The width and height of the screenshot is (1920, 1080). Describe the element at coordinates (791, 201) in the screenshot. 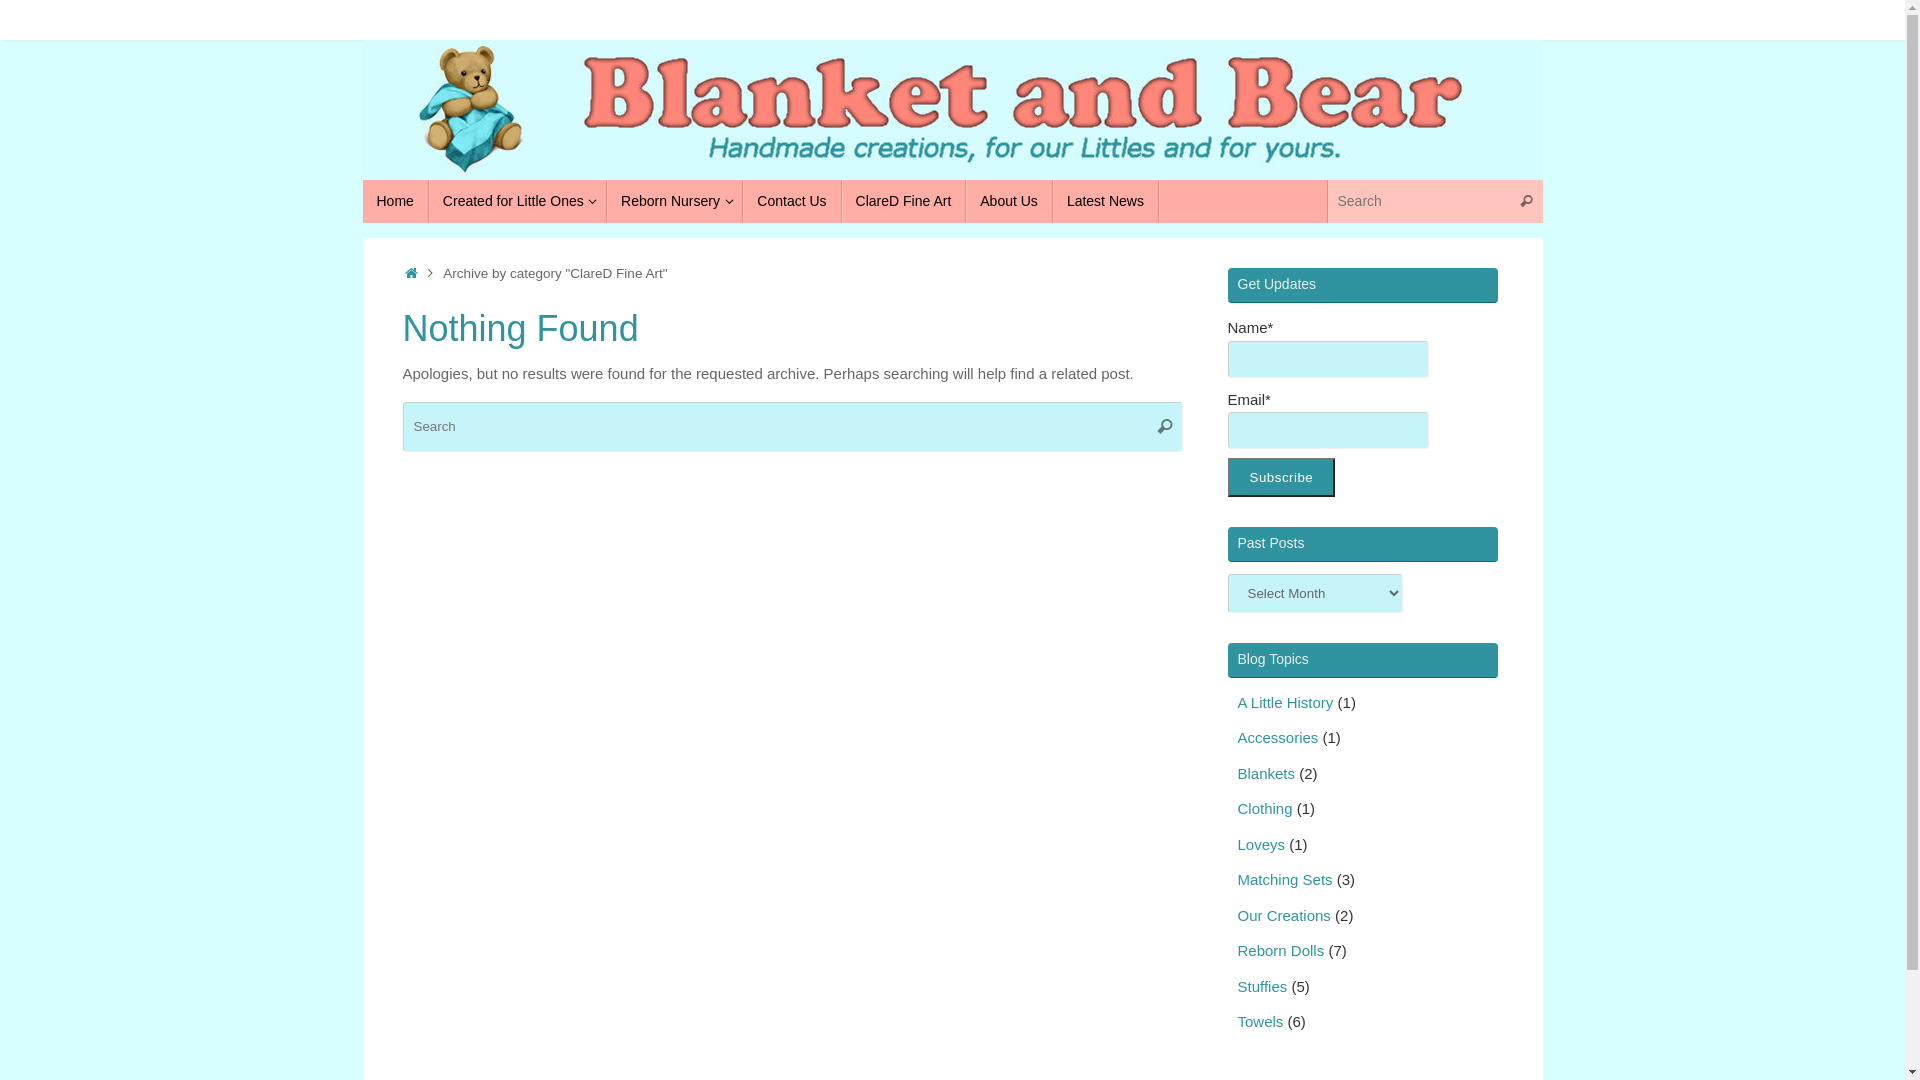

I see `'Contact Us'` at that location.